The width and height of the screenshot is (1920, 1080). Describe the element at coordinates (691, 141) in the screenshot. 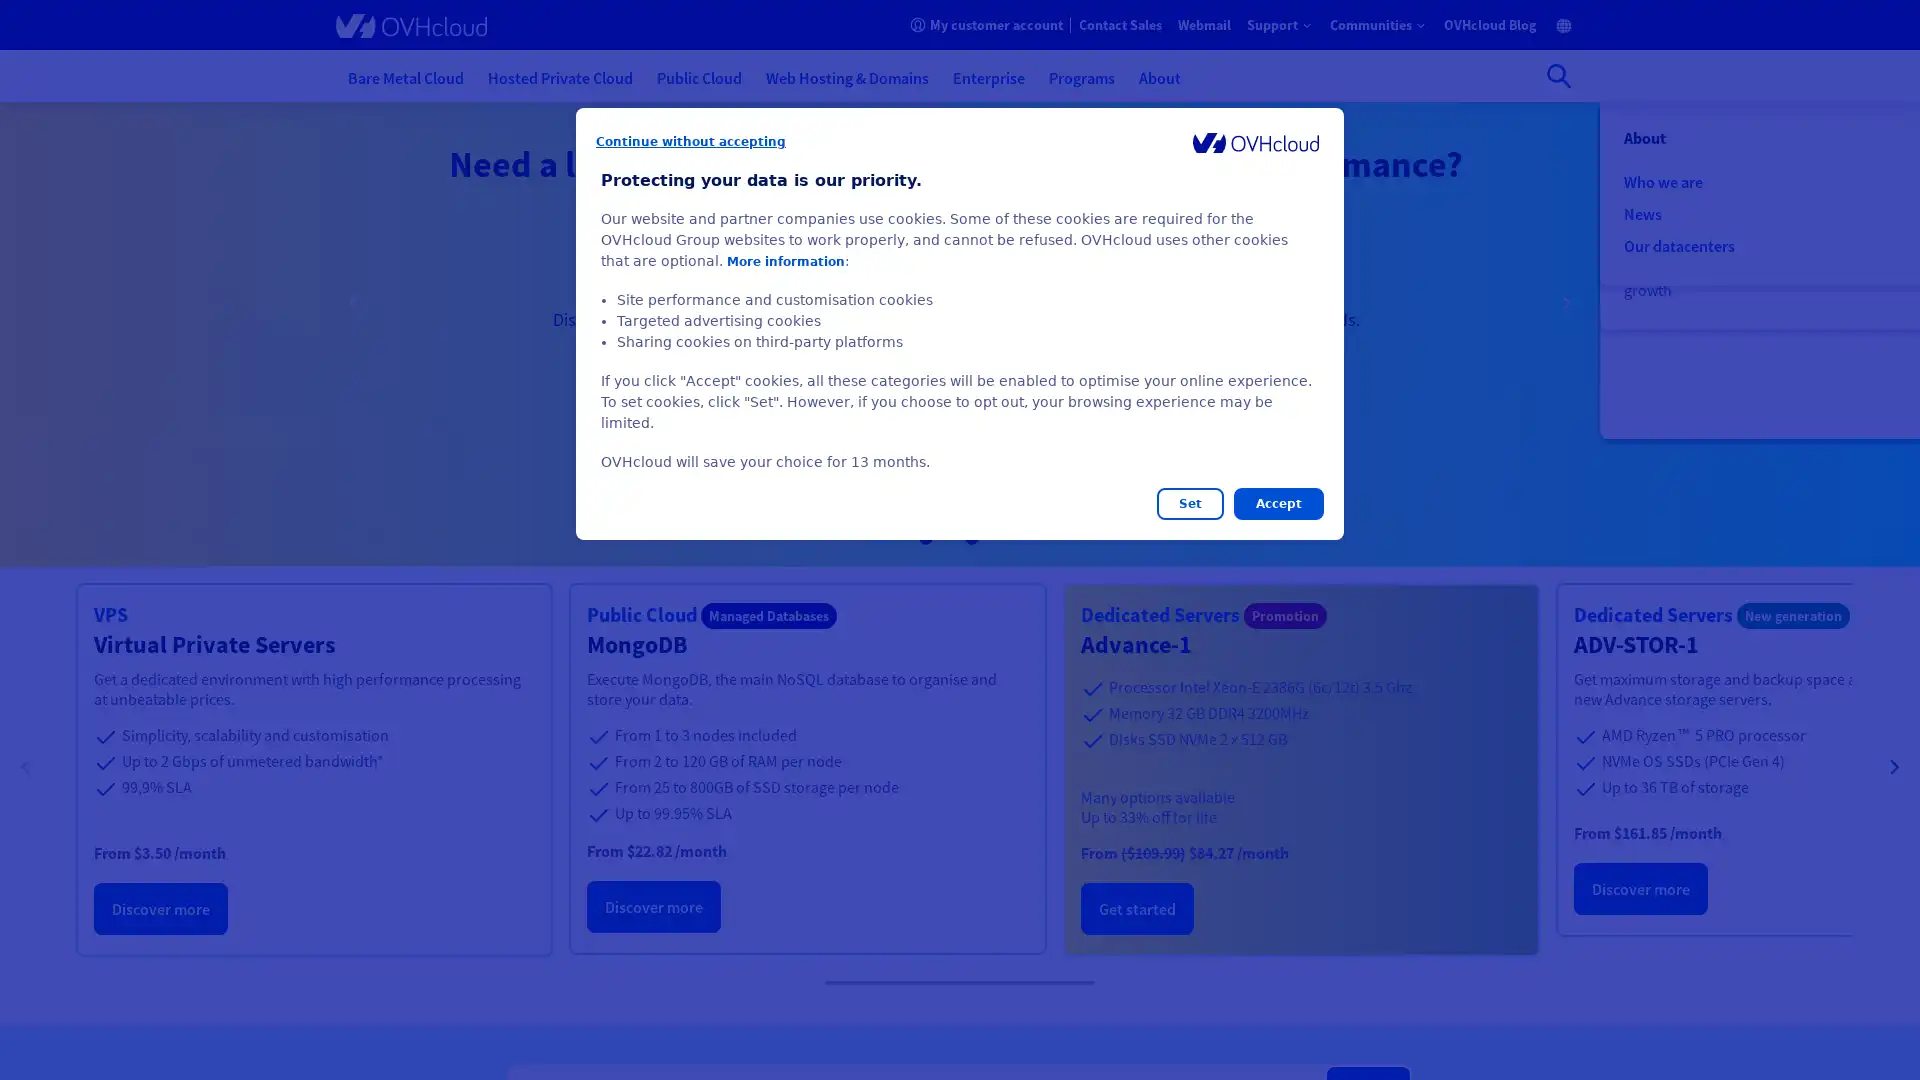

I see `Continue without accepting` at that location.